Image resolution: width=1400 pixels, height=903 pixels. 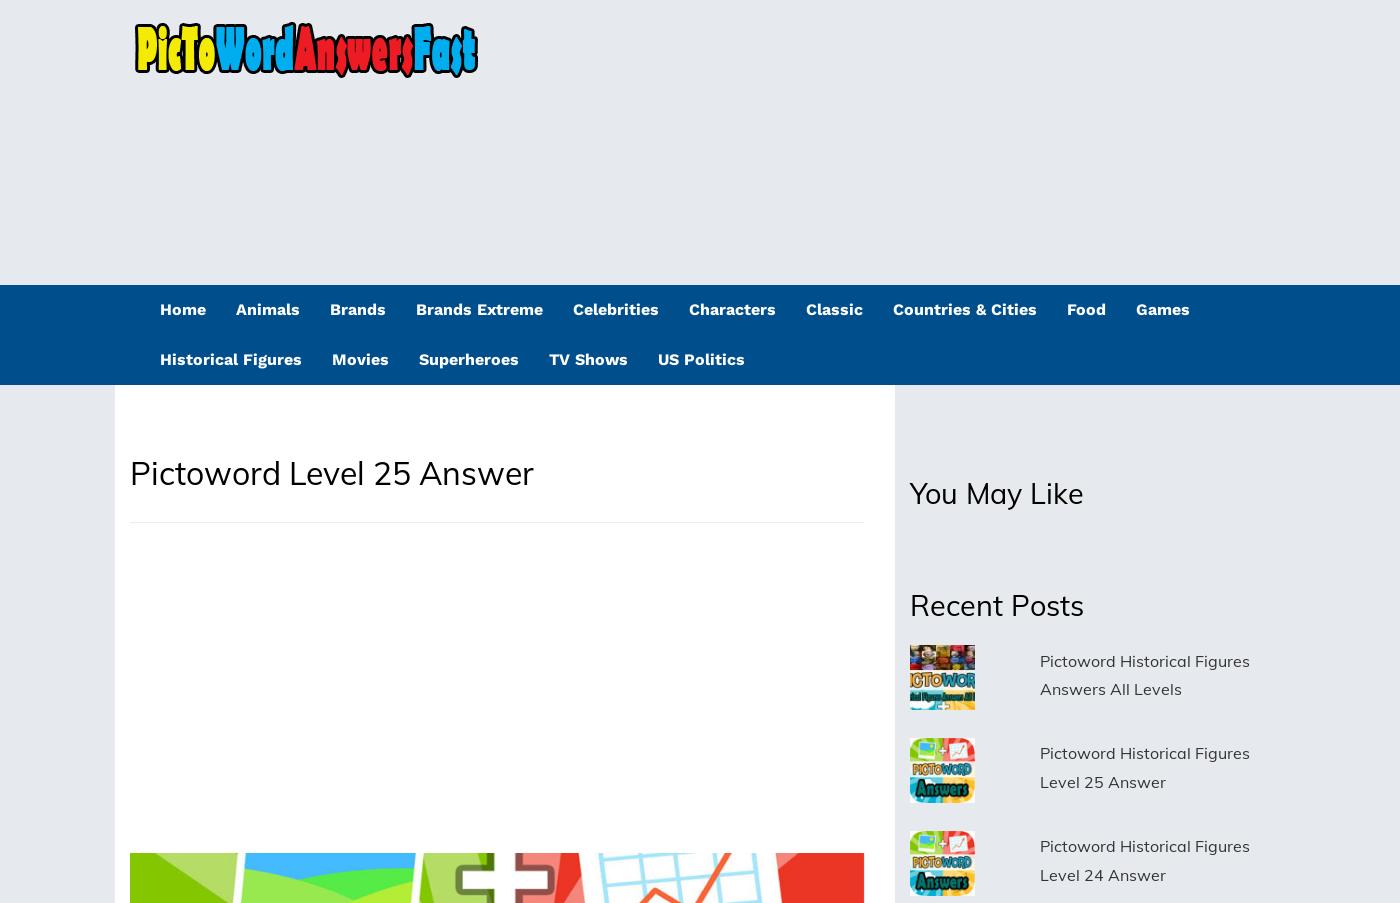 What do you see at coordinates (469, 359) in the screenshot?
I see `'Superheroes'` at bounding box center [469, 359].